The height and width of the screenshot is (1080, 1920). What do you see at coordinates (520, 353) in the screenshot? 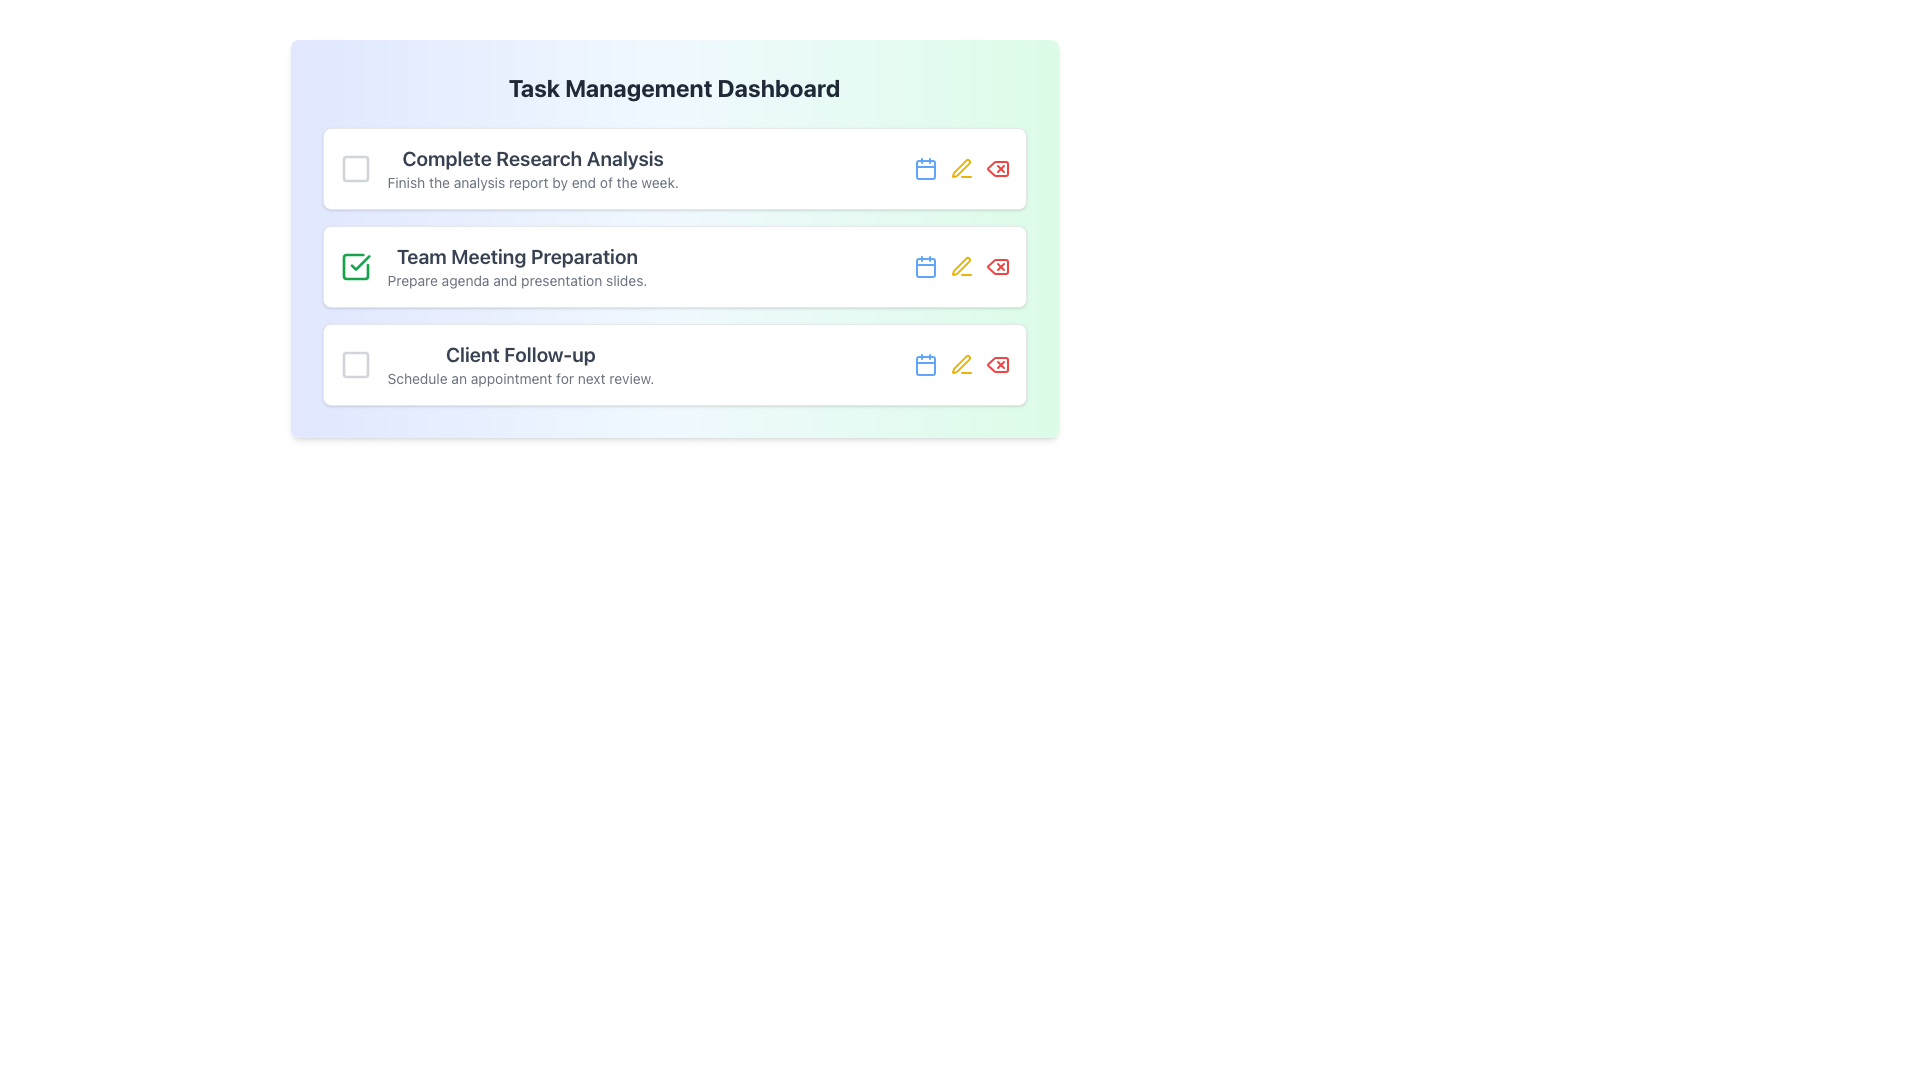
I see `the 'Client Follow-up' text label, which serves as the title of a task in the task management dashboard and is located in the third position of a vertical list` at bounding box center [520, 353].